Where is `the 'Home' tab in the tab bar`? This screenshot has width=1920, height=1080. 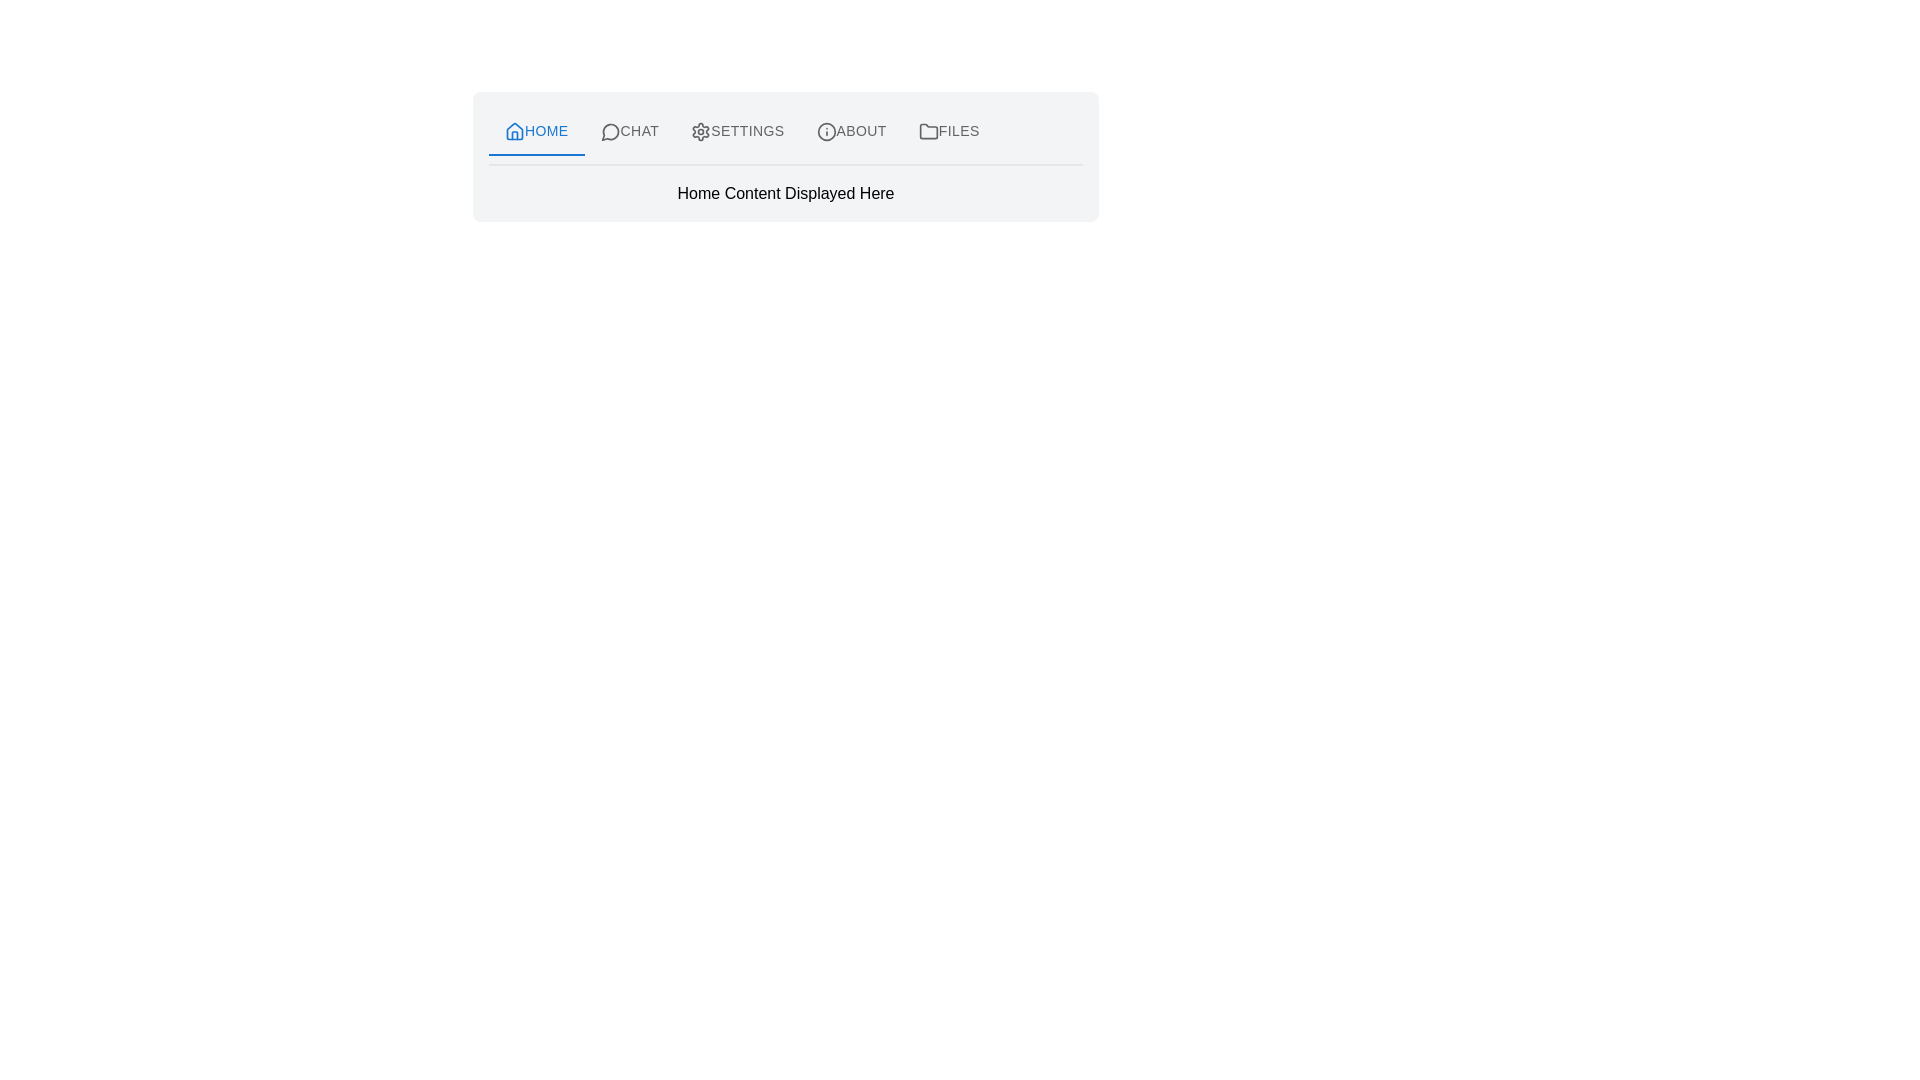
the 'Home' tab in the tab bar is located at coordinates (536, 131).